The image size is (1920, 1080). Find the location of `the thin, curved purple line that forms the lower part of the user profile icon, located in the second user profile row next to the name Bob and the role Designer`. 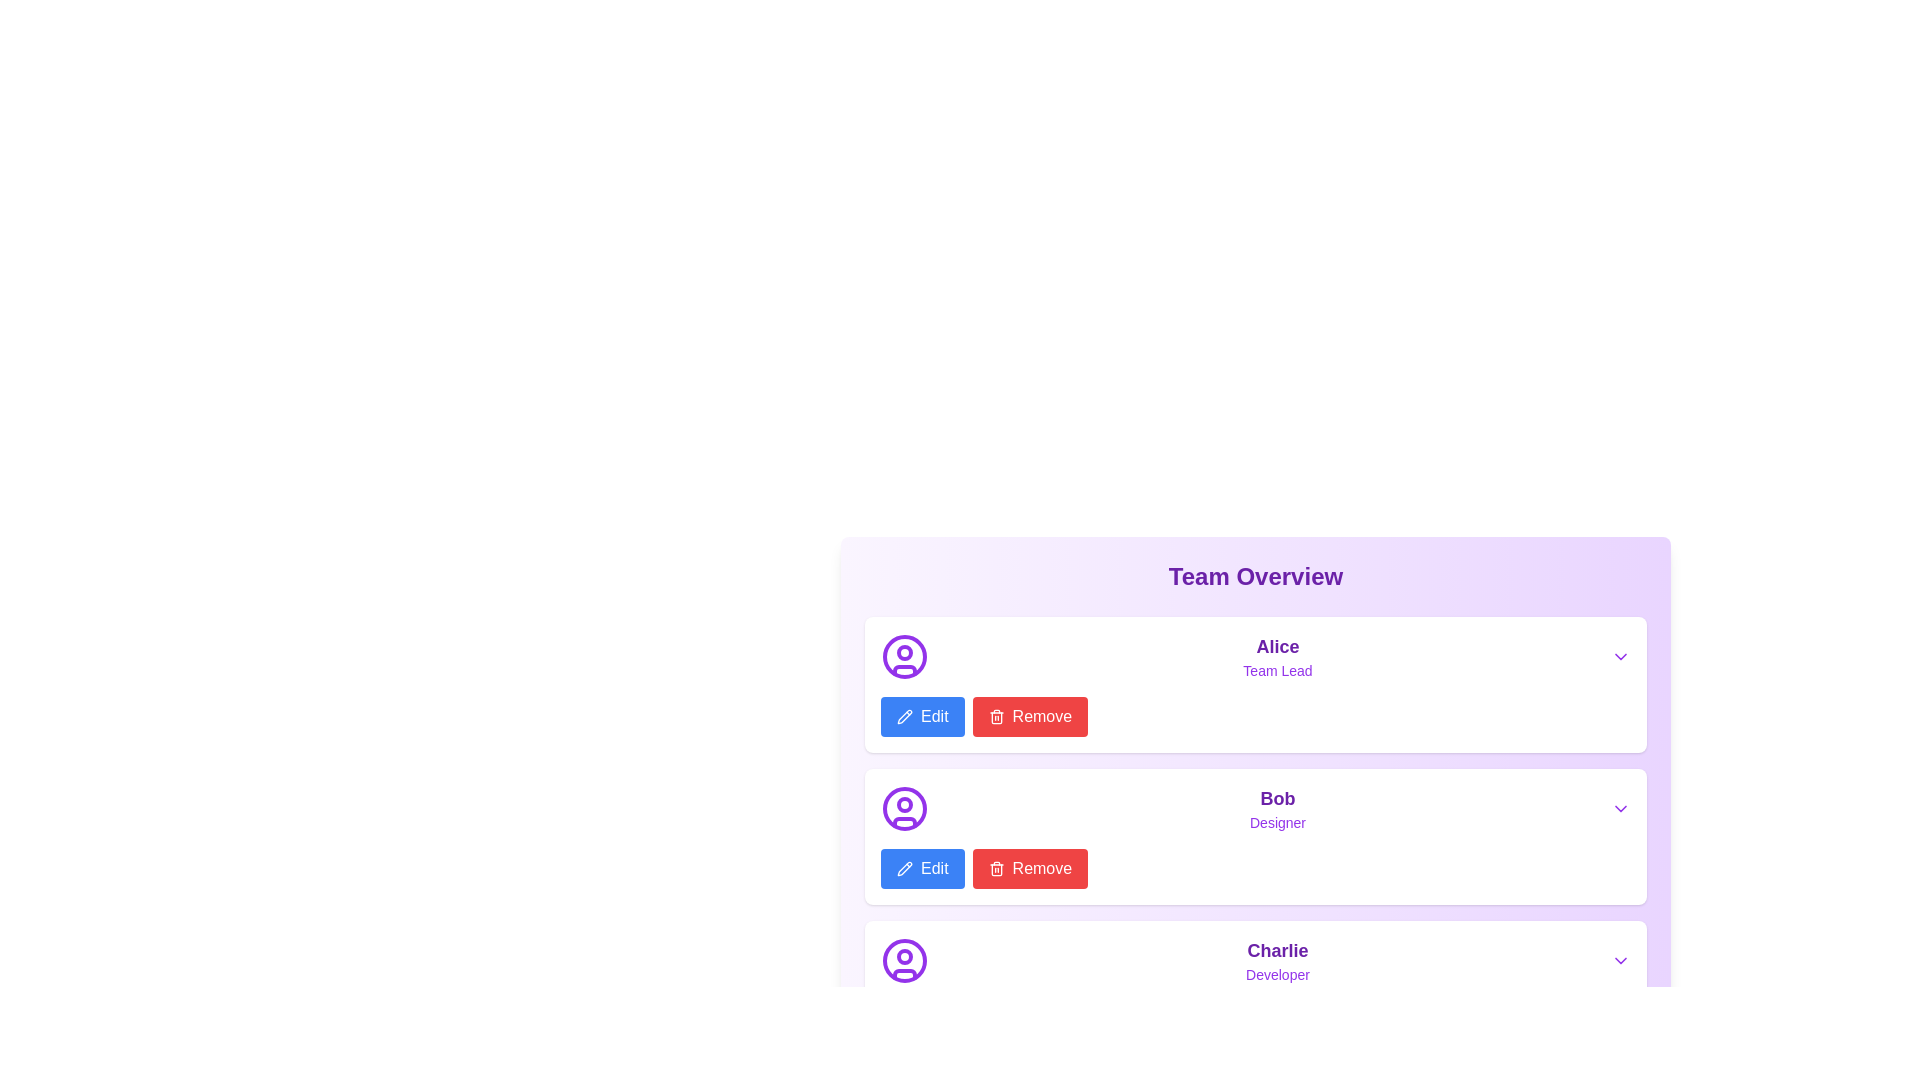

the thin, curved purple line that forms the lower part of the user profile icon, located in the second user profile row next to the name Bob and the role Designer is located at coordinates (904, 821).